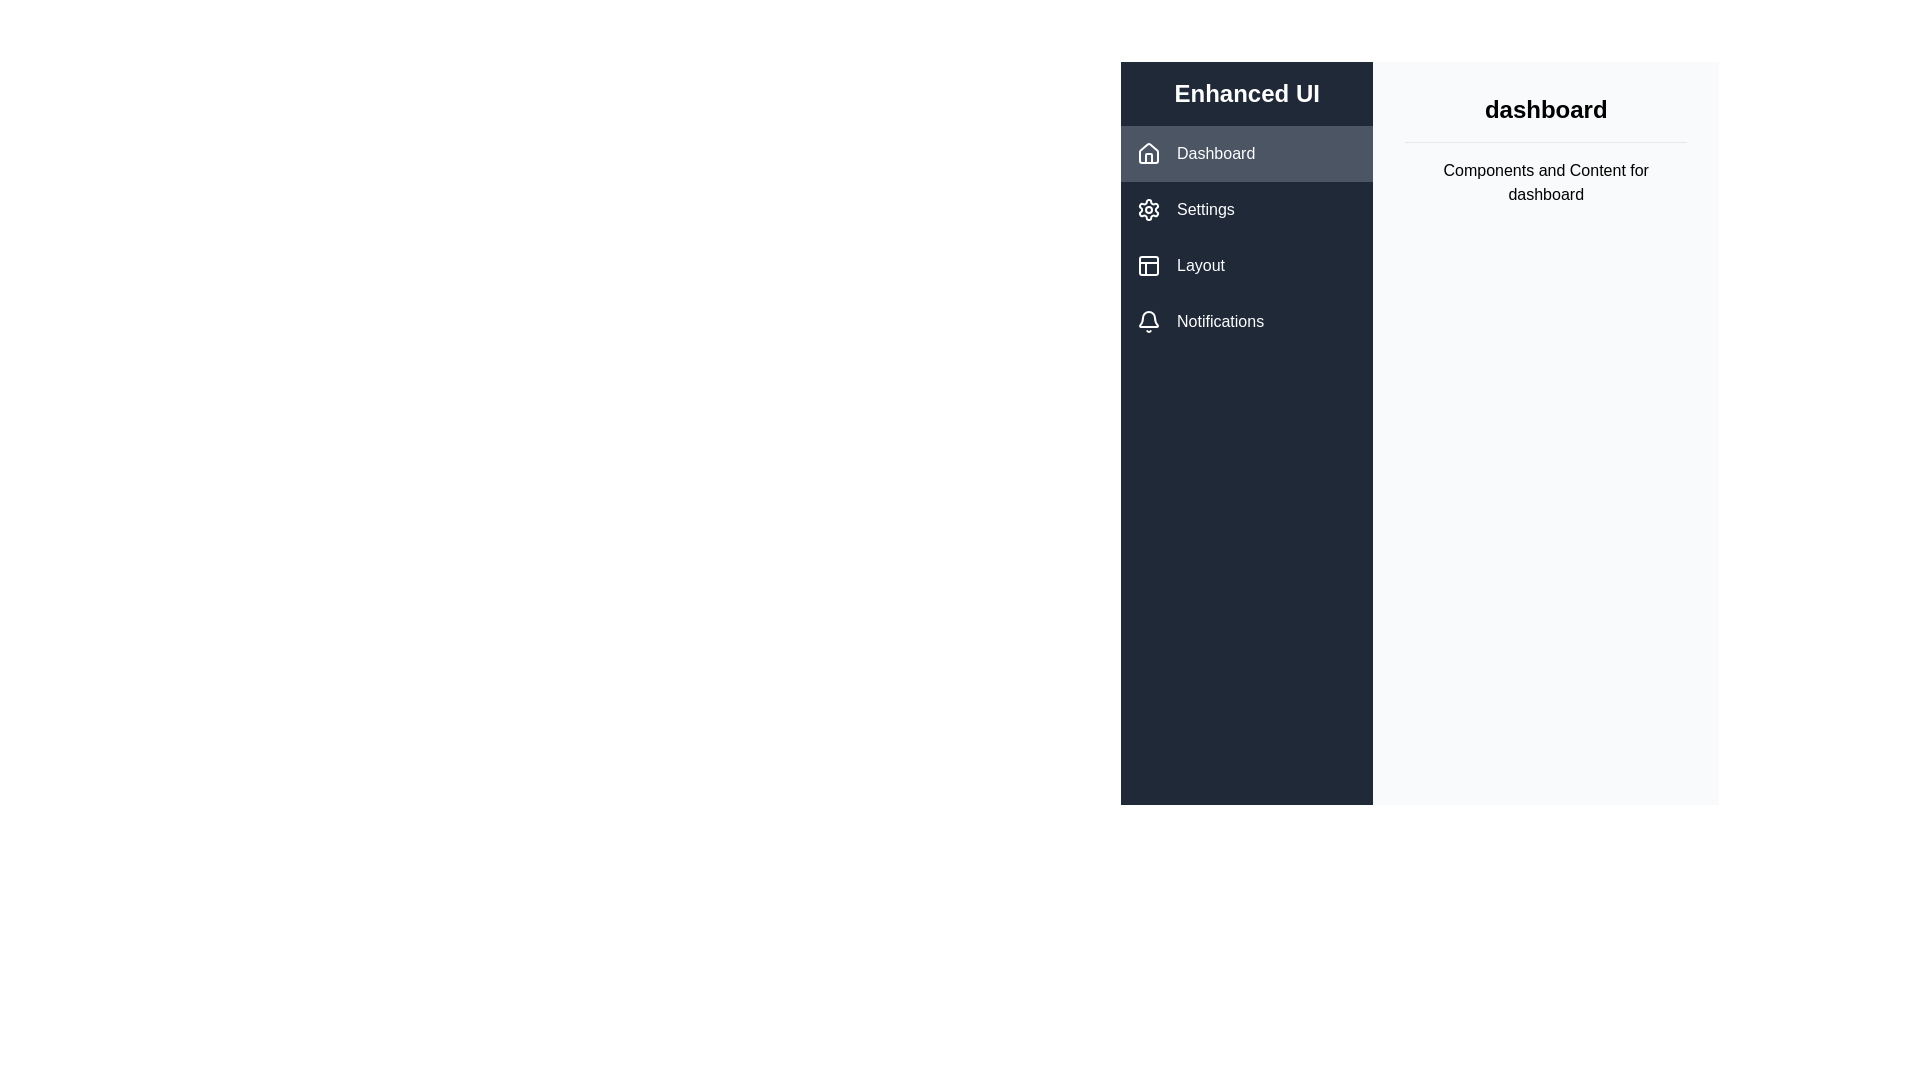 This screenshot has width=1920, height=1080. Describe the element at coordinates (1246, 265) in the screenshot. I see `the Layout navigation tab to navigate to its section` at that location.